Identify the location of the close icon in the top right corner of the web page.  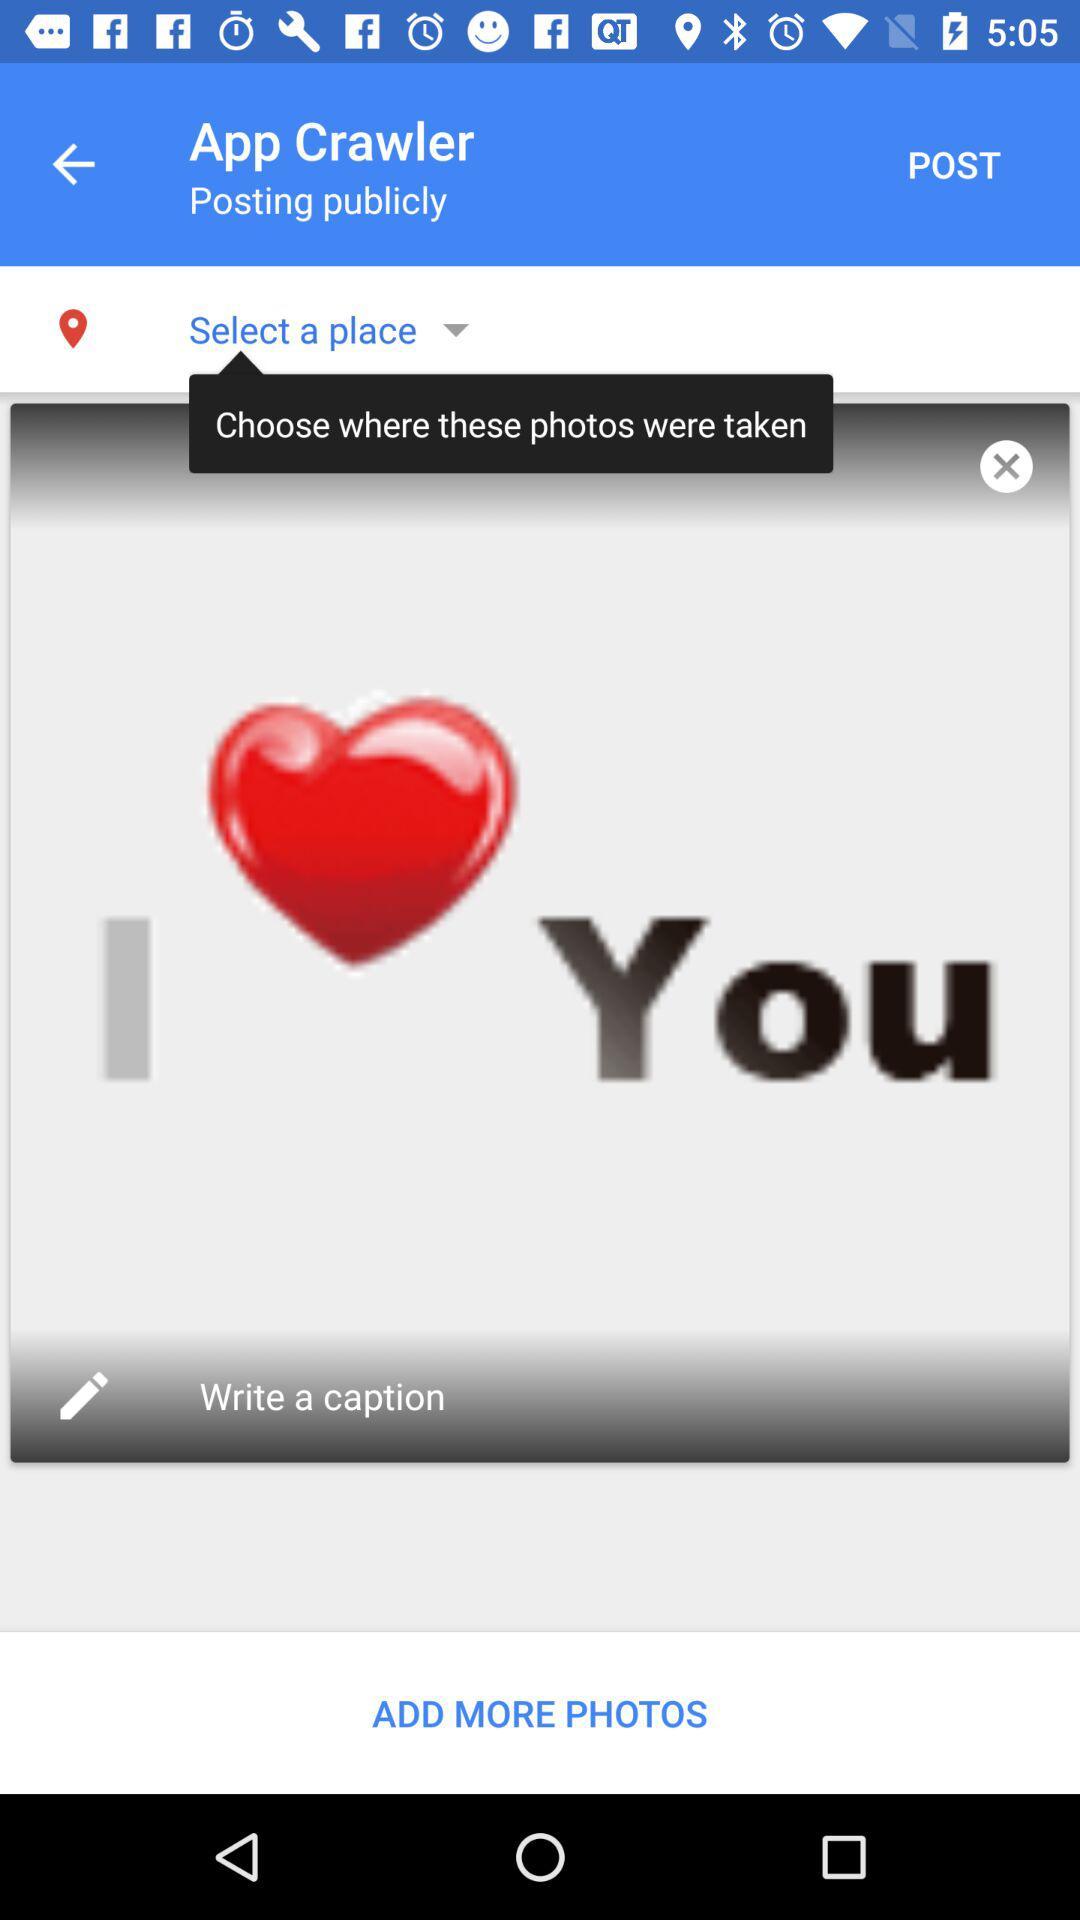
(1006, 465).